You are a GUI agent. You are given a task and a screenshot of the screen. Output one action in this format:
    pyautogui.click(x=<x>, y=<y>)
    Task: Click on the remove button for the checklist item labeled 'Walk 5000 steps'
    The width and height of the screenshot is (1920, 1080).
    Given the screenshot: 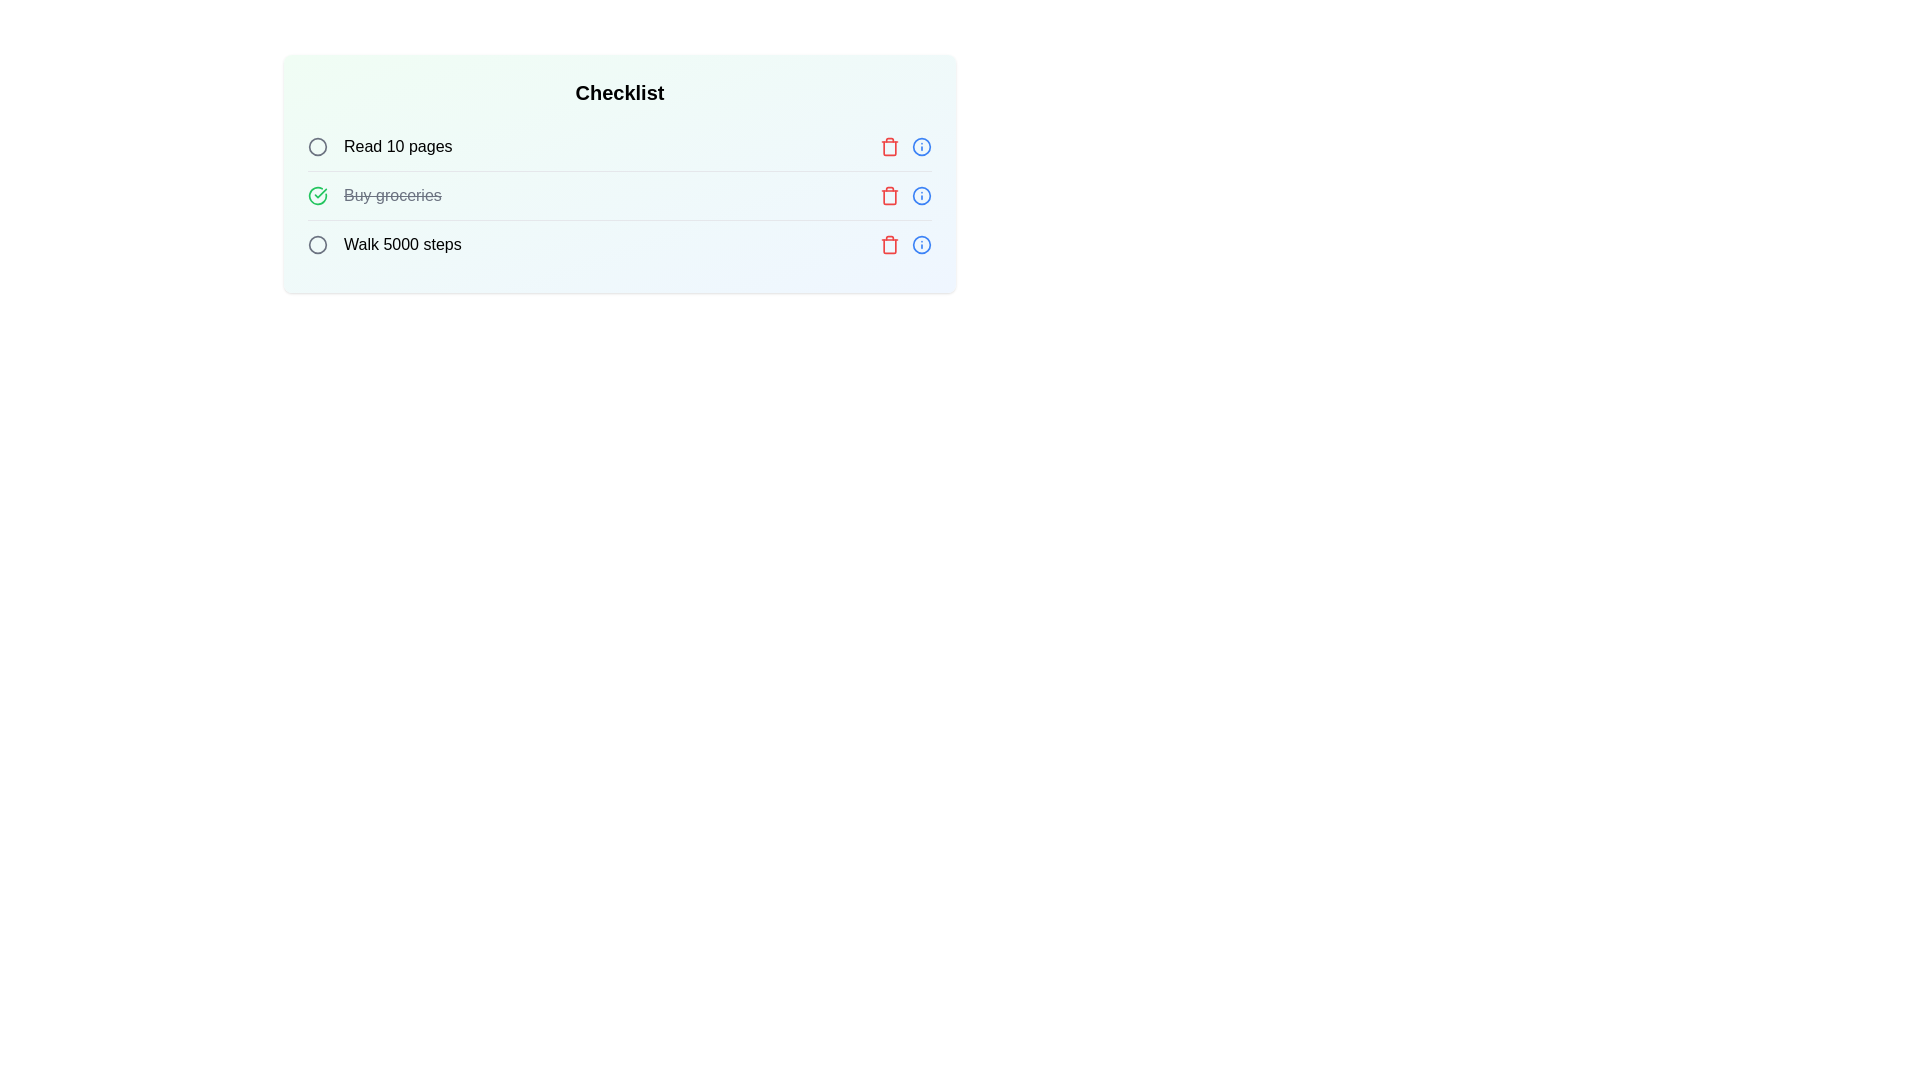 What is the action you would take?
    pyautogui.click(x=888, y=244)
    